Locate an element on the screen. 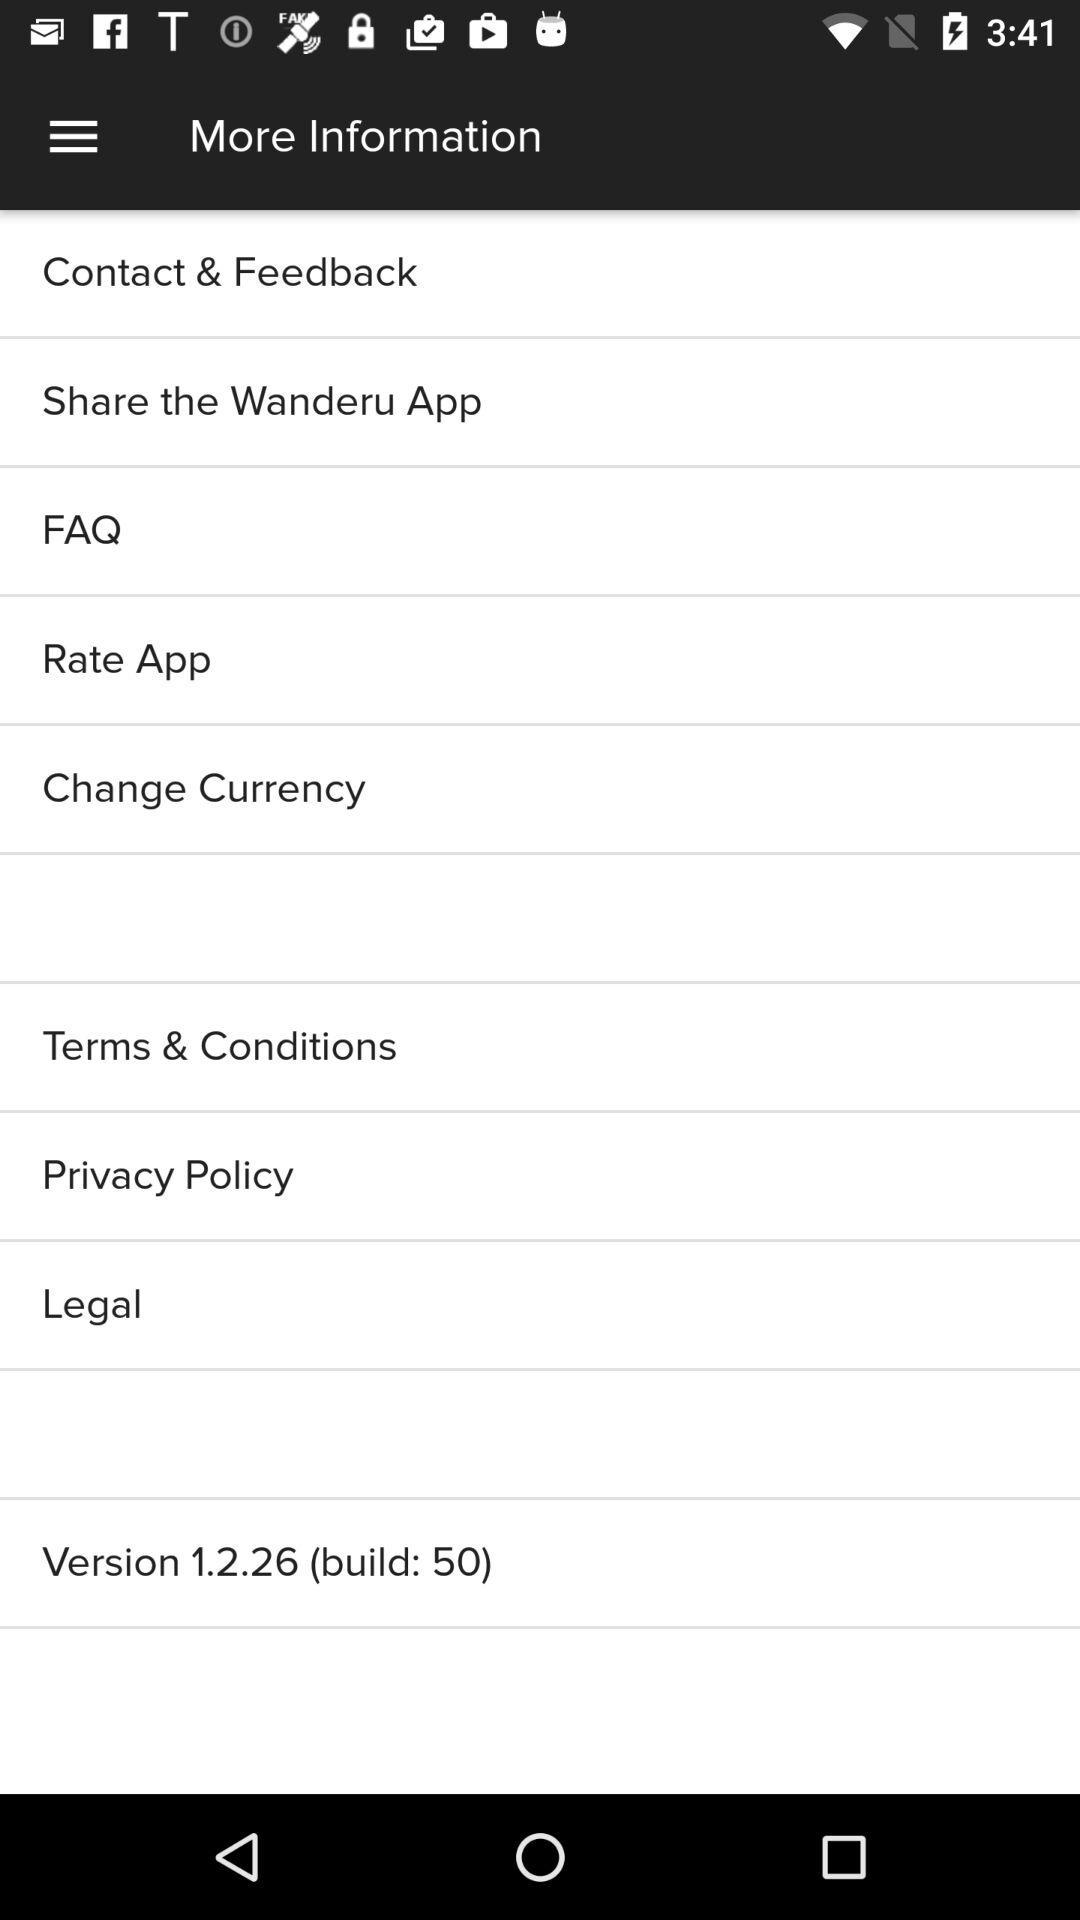 The image size is (1080, 1920). the icon above privacy policy is located at coordinates (540, 1045).